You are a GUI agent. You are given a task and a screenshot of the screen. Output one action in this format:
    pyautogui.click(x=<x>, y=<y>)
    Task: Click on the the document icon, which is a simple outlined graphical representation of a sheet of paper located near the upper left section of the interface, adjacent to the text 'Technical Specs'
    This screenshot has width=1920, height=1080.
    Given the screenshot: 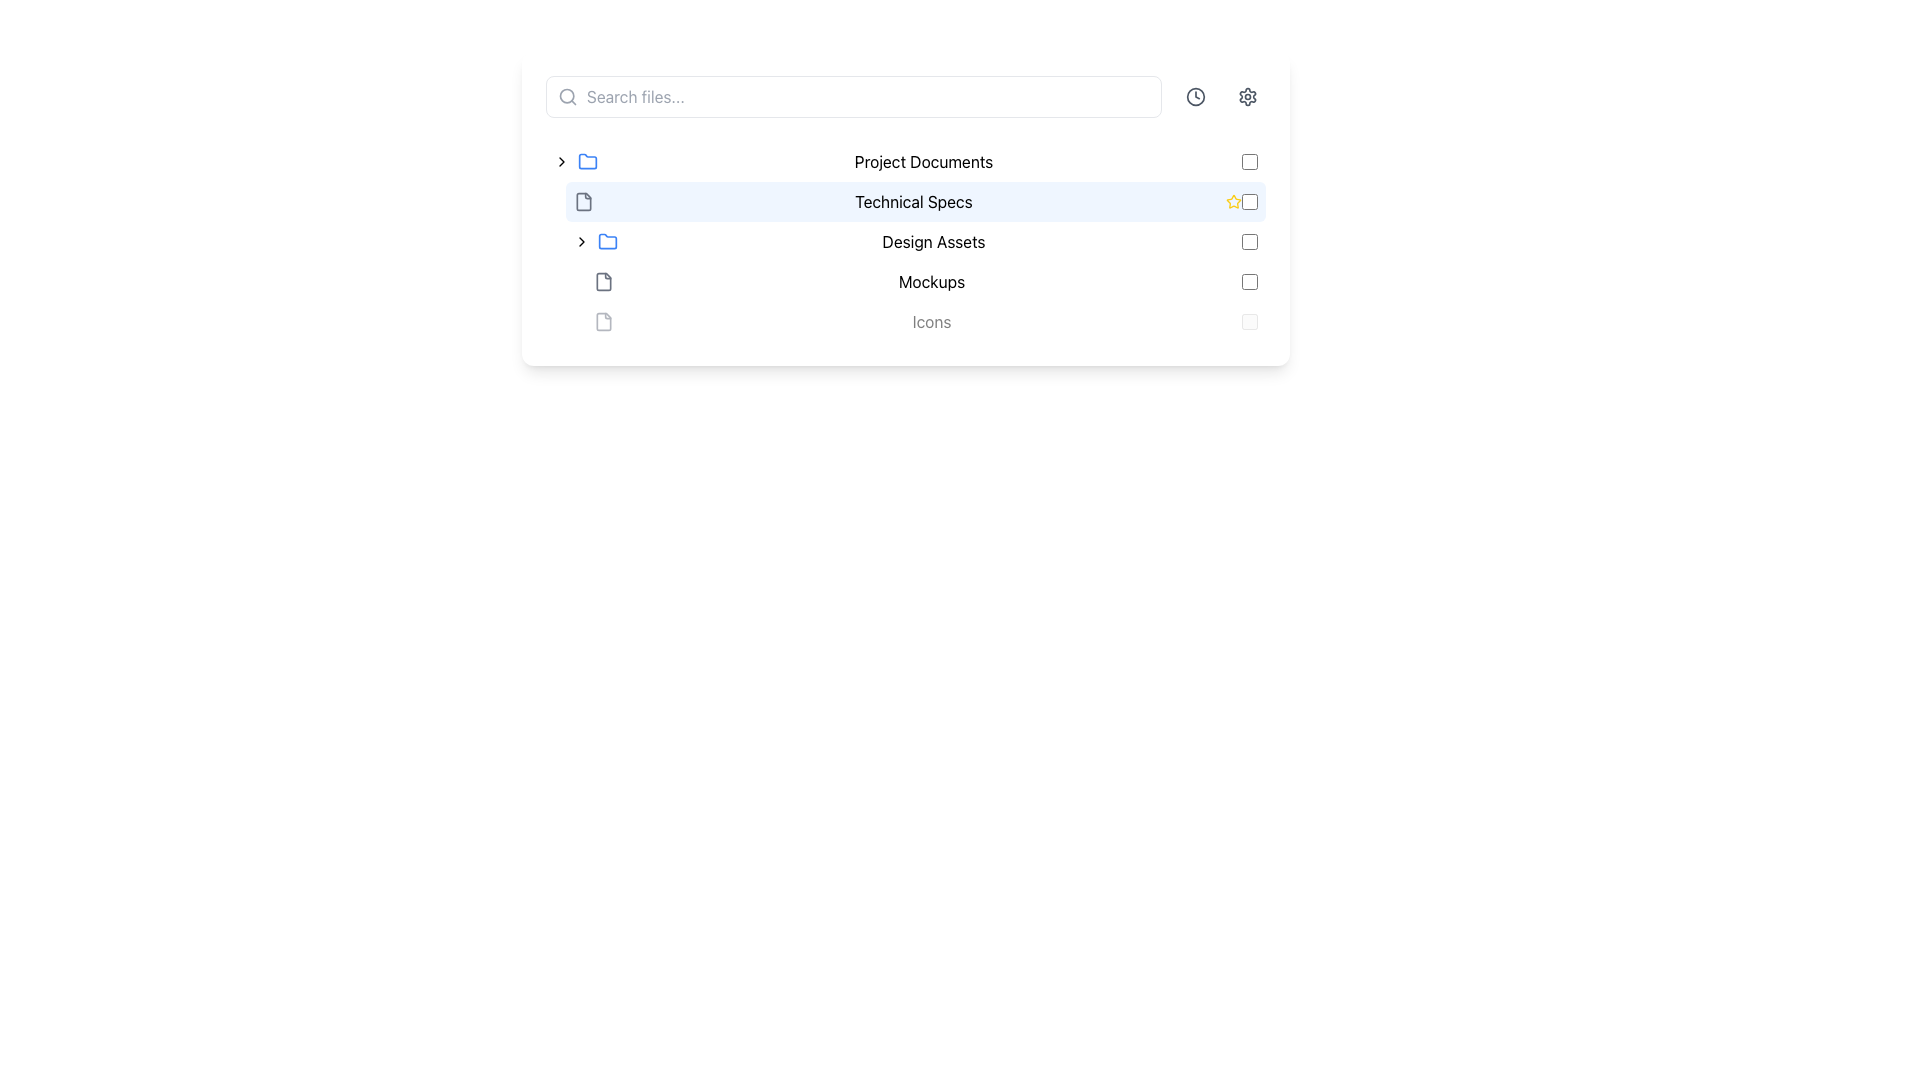 What is the action you would take?
    pyautogui.click(x=603, y=320)
    